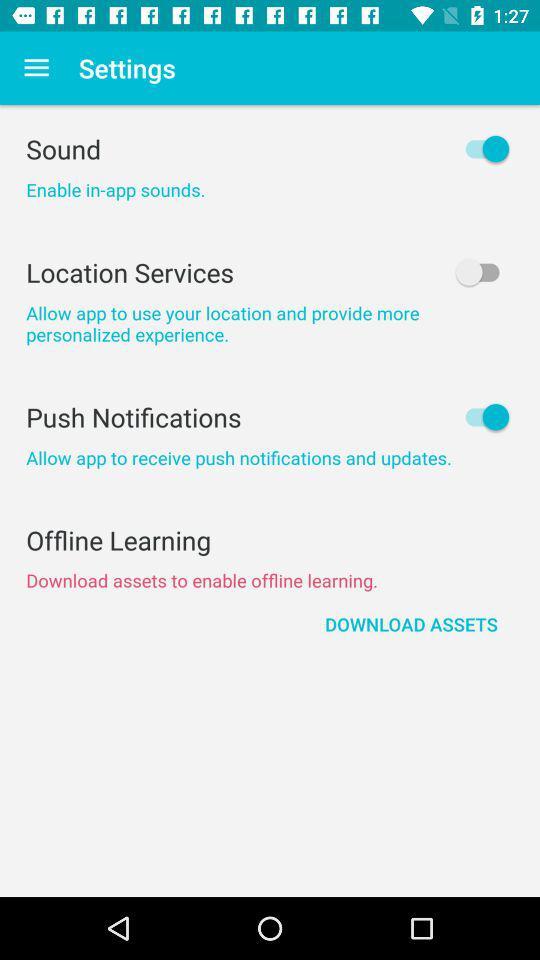  I want to click on the sound, so click(270, 148).